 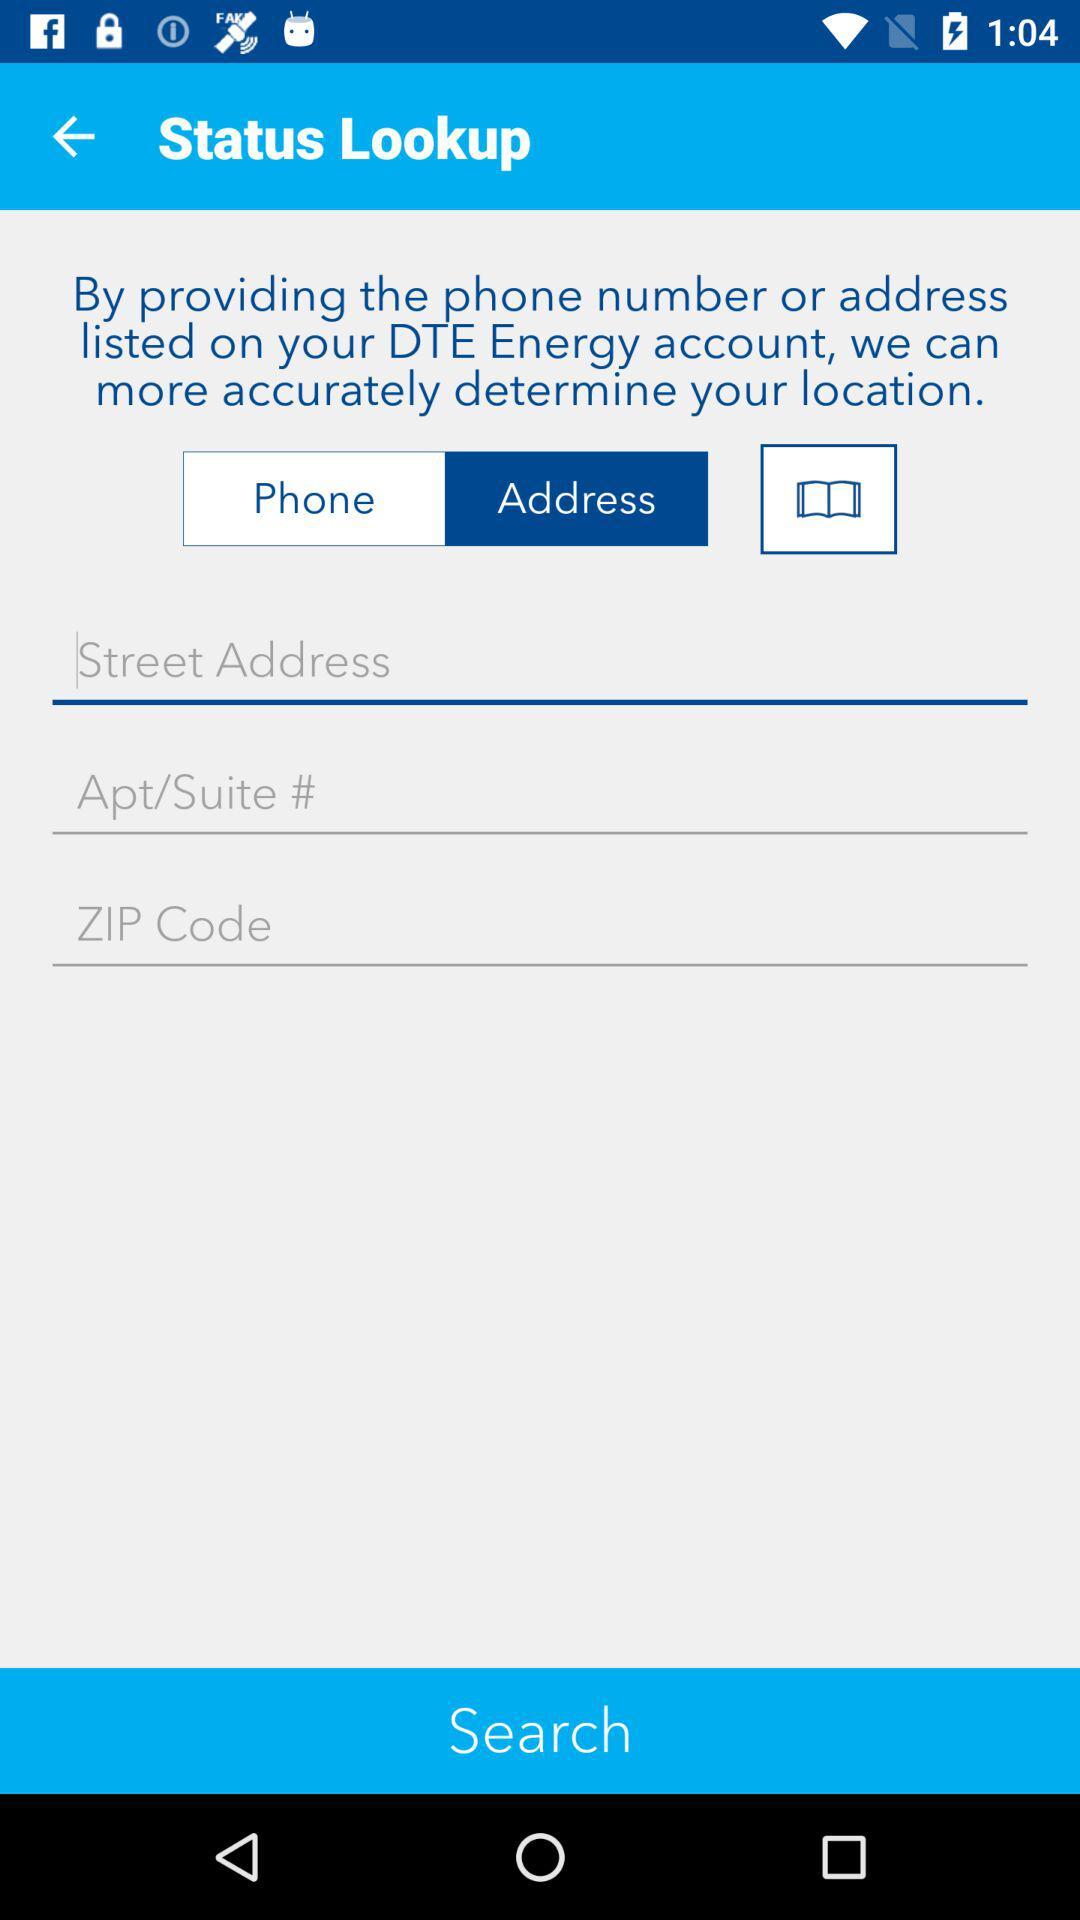 What do you see at coordinates (540, 1730) in the screenshot?
I see `search` at bounding box center [540, 1730].